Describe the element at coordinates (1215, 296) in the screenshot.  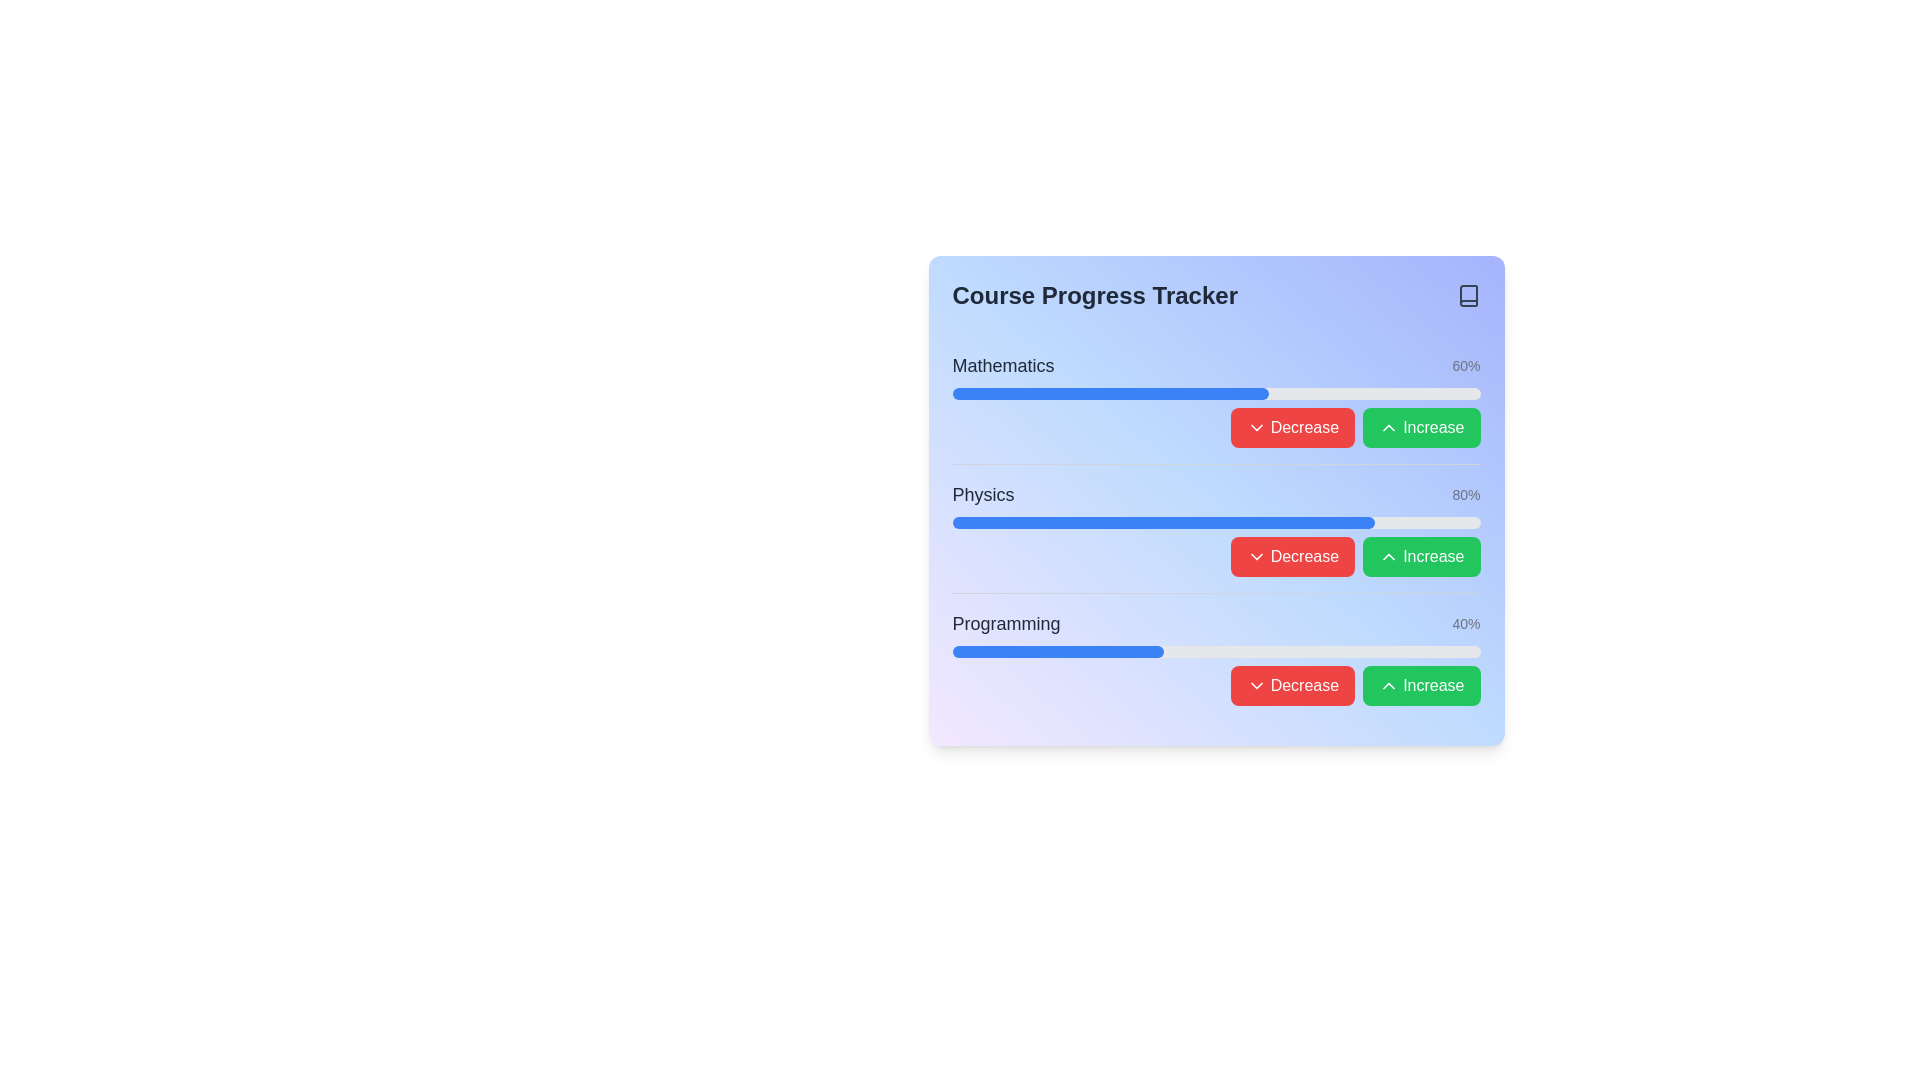
I see `the text element that serves as a title for the course progress section to activate highlighting effects` at that location.